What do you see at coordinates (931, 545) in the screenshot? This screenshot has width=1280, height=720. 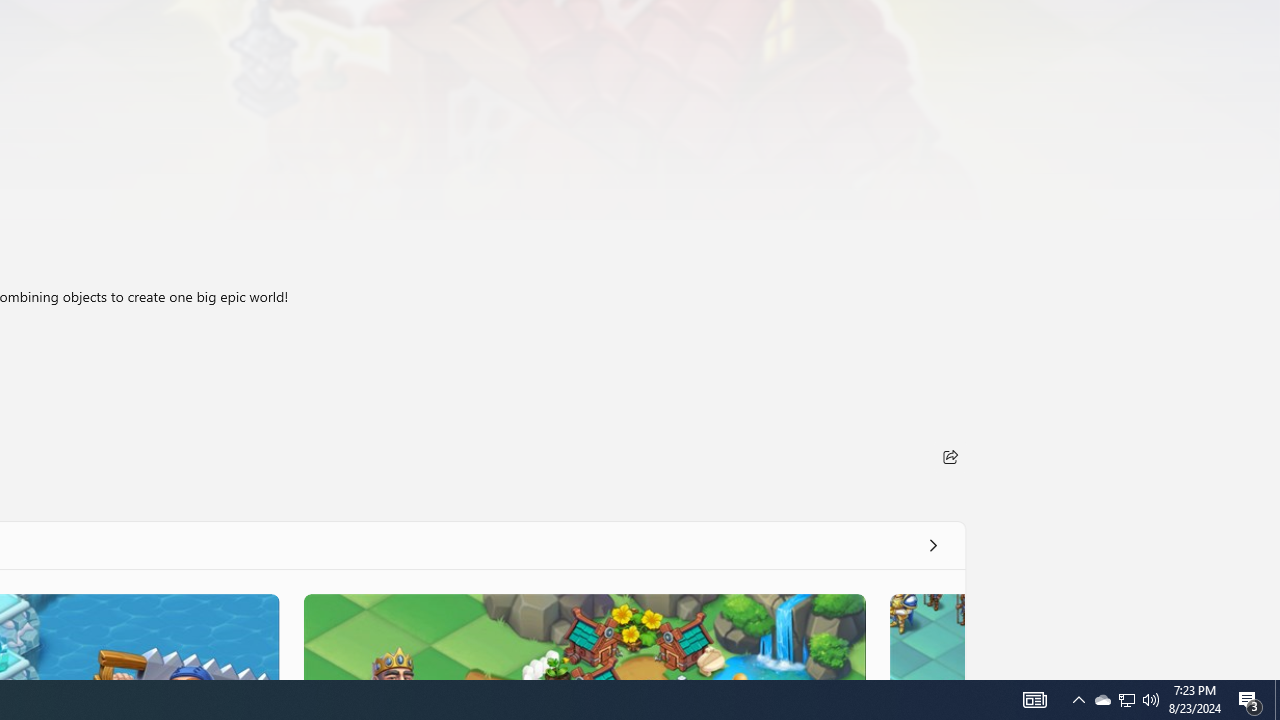 I see `'See all'` at bounding box center [931, 545].